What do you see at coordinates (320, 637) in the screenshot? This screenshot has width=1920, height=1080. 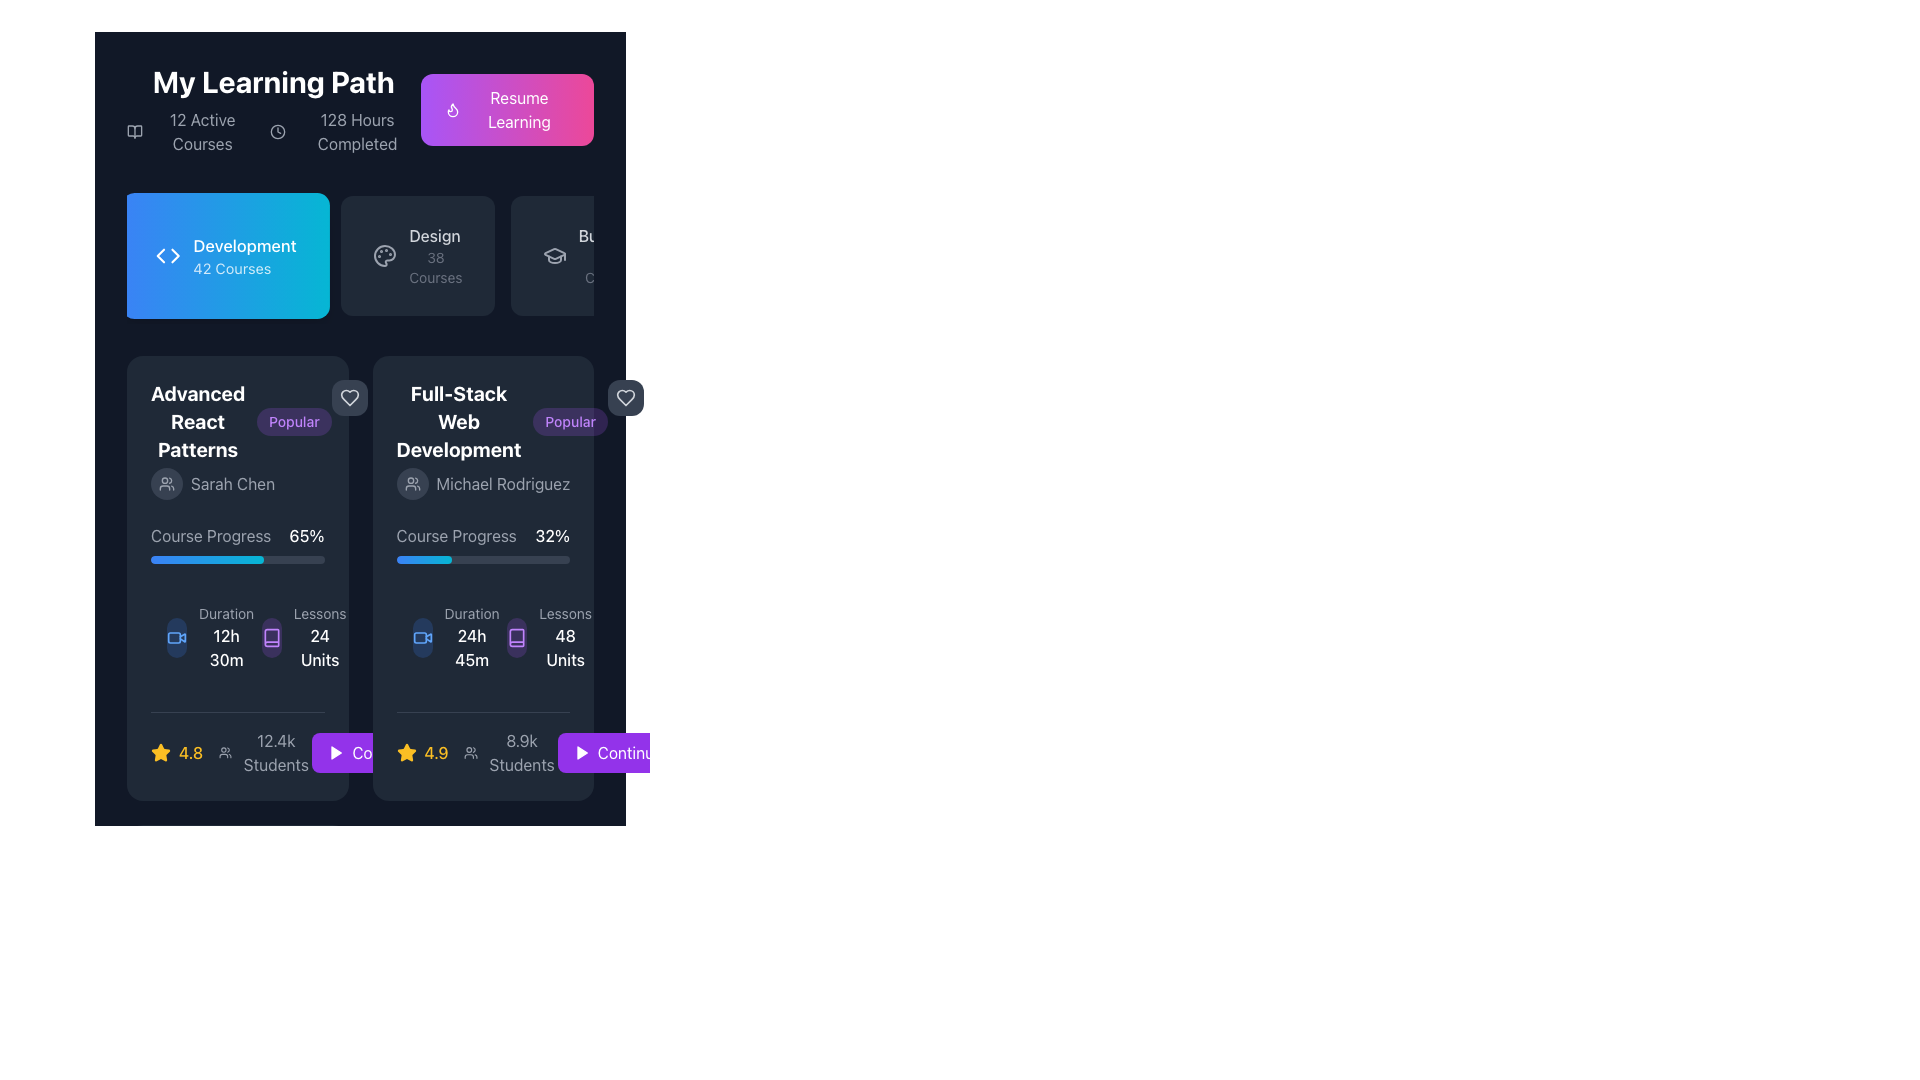 I see `displayed text in the bottom section of the left card, which shows '24 Units' next to the 'Duration' information` at bounding box center [320, 637].